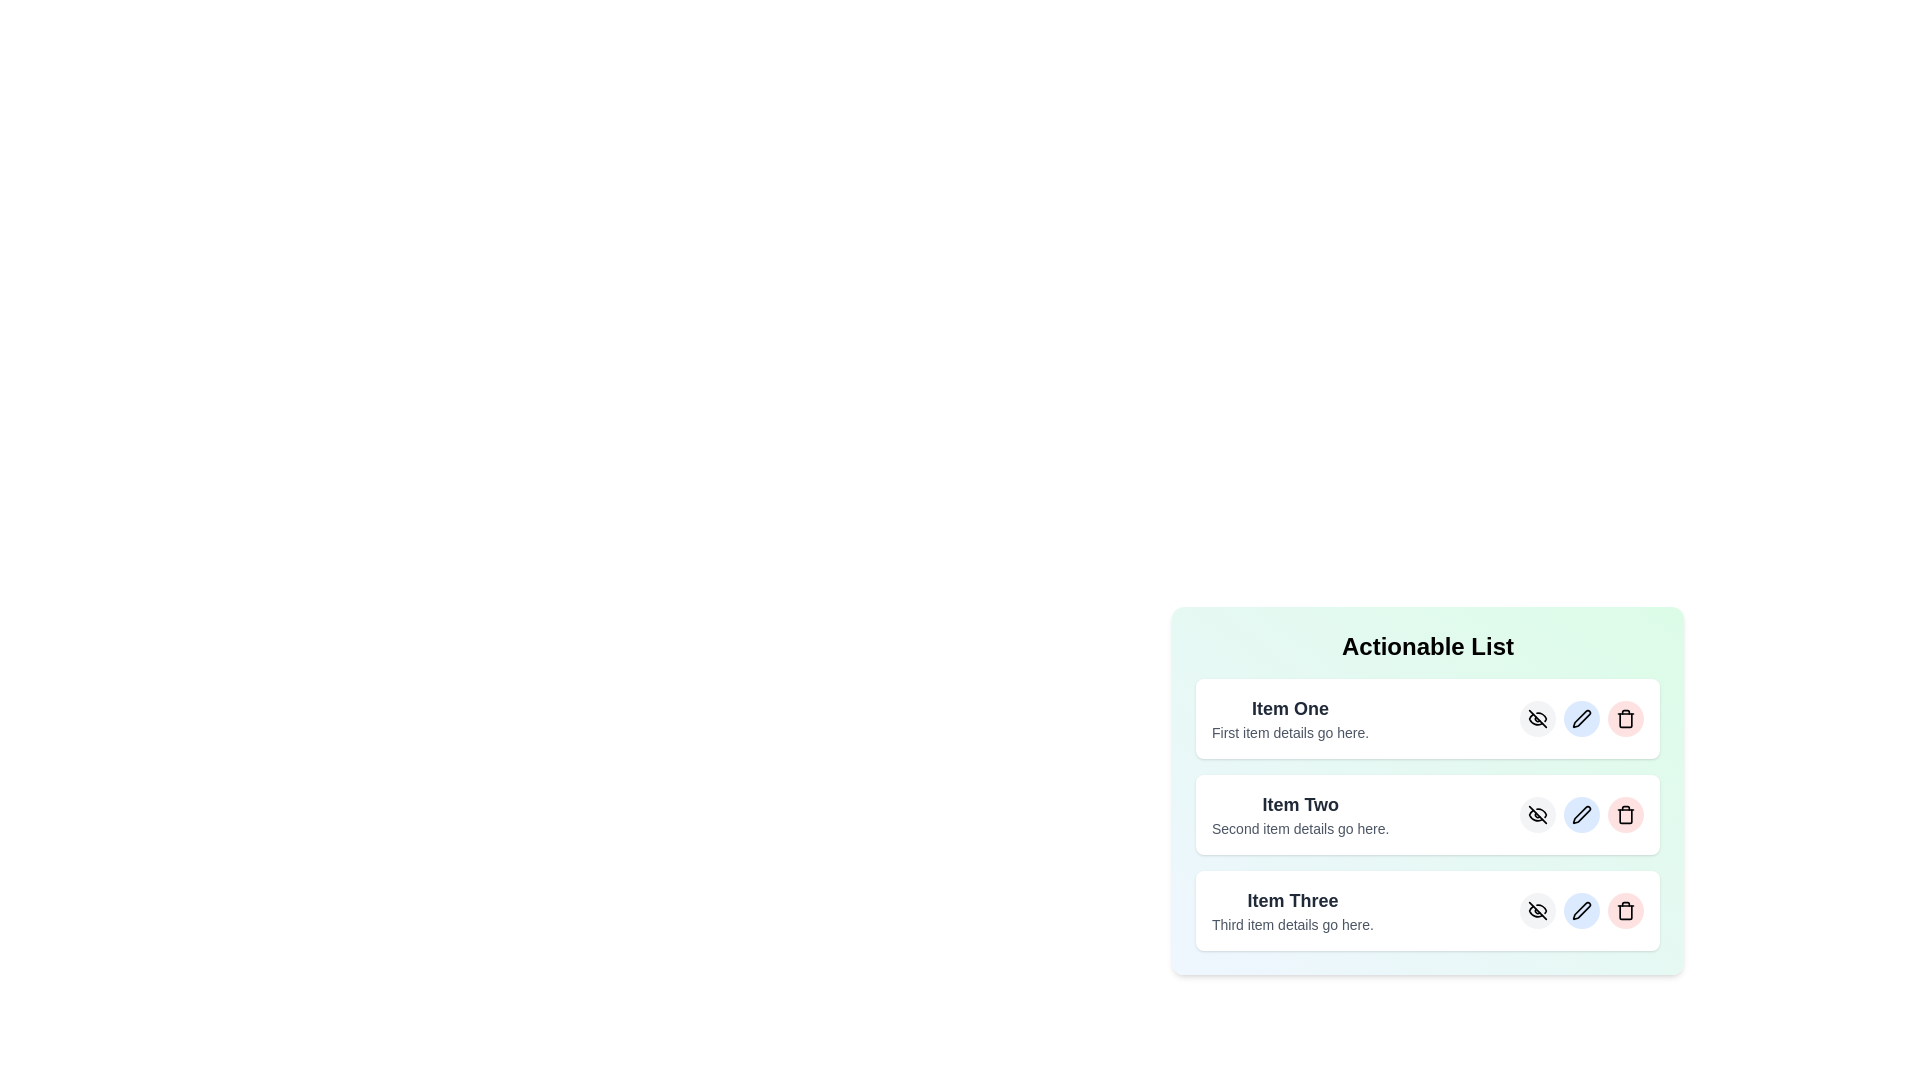 The width and height of the screenshot is (1920, 1080). I want to click on the delete button for the item with title Item One, so click(1626, 717).